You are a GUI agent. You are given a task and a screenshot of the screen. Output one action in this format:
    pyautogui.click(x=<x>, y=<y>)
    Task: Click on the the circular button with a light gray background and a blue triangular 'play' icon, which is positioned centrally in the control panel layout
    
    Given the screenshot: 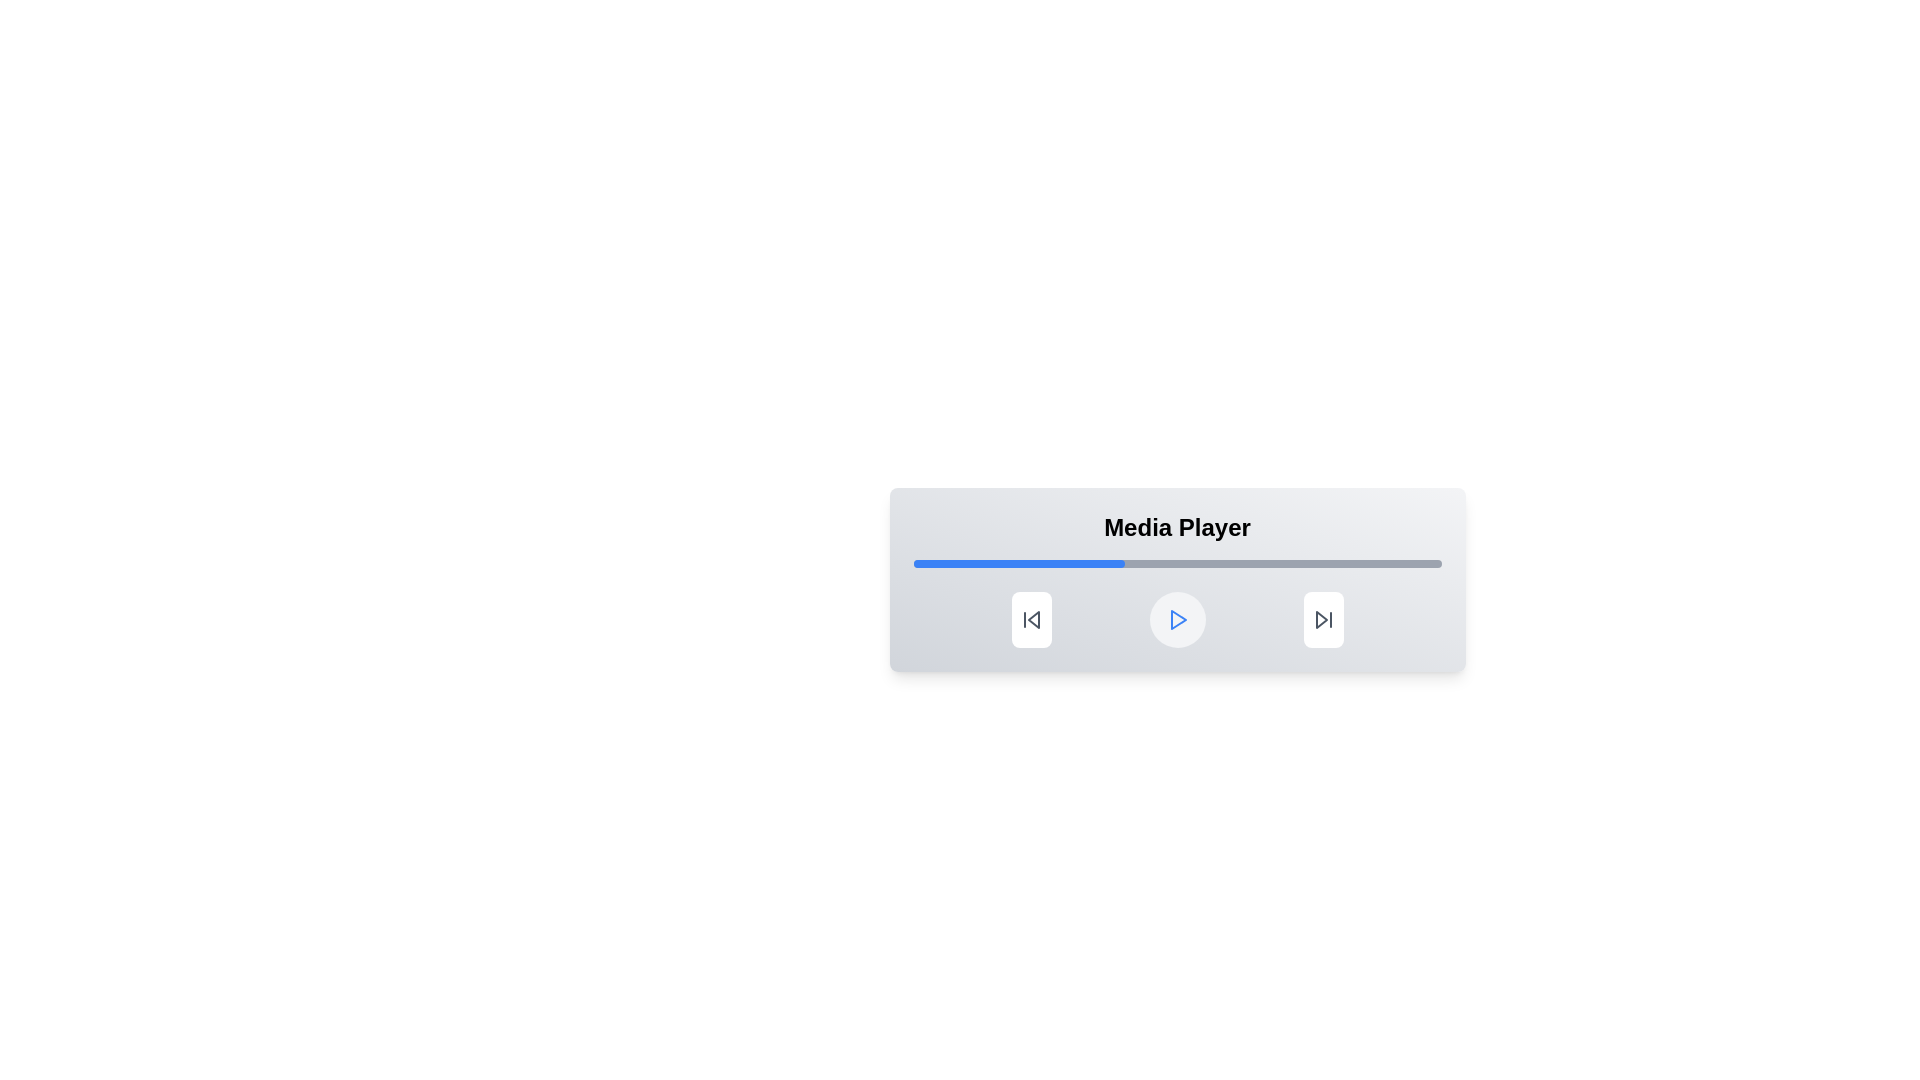 What is the action you would take?
    pyautogui.click(x=1177, y=619)
    